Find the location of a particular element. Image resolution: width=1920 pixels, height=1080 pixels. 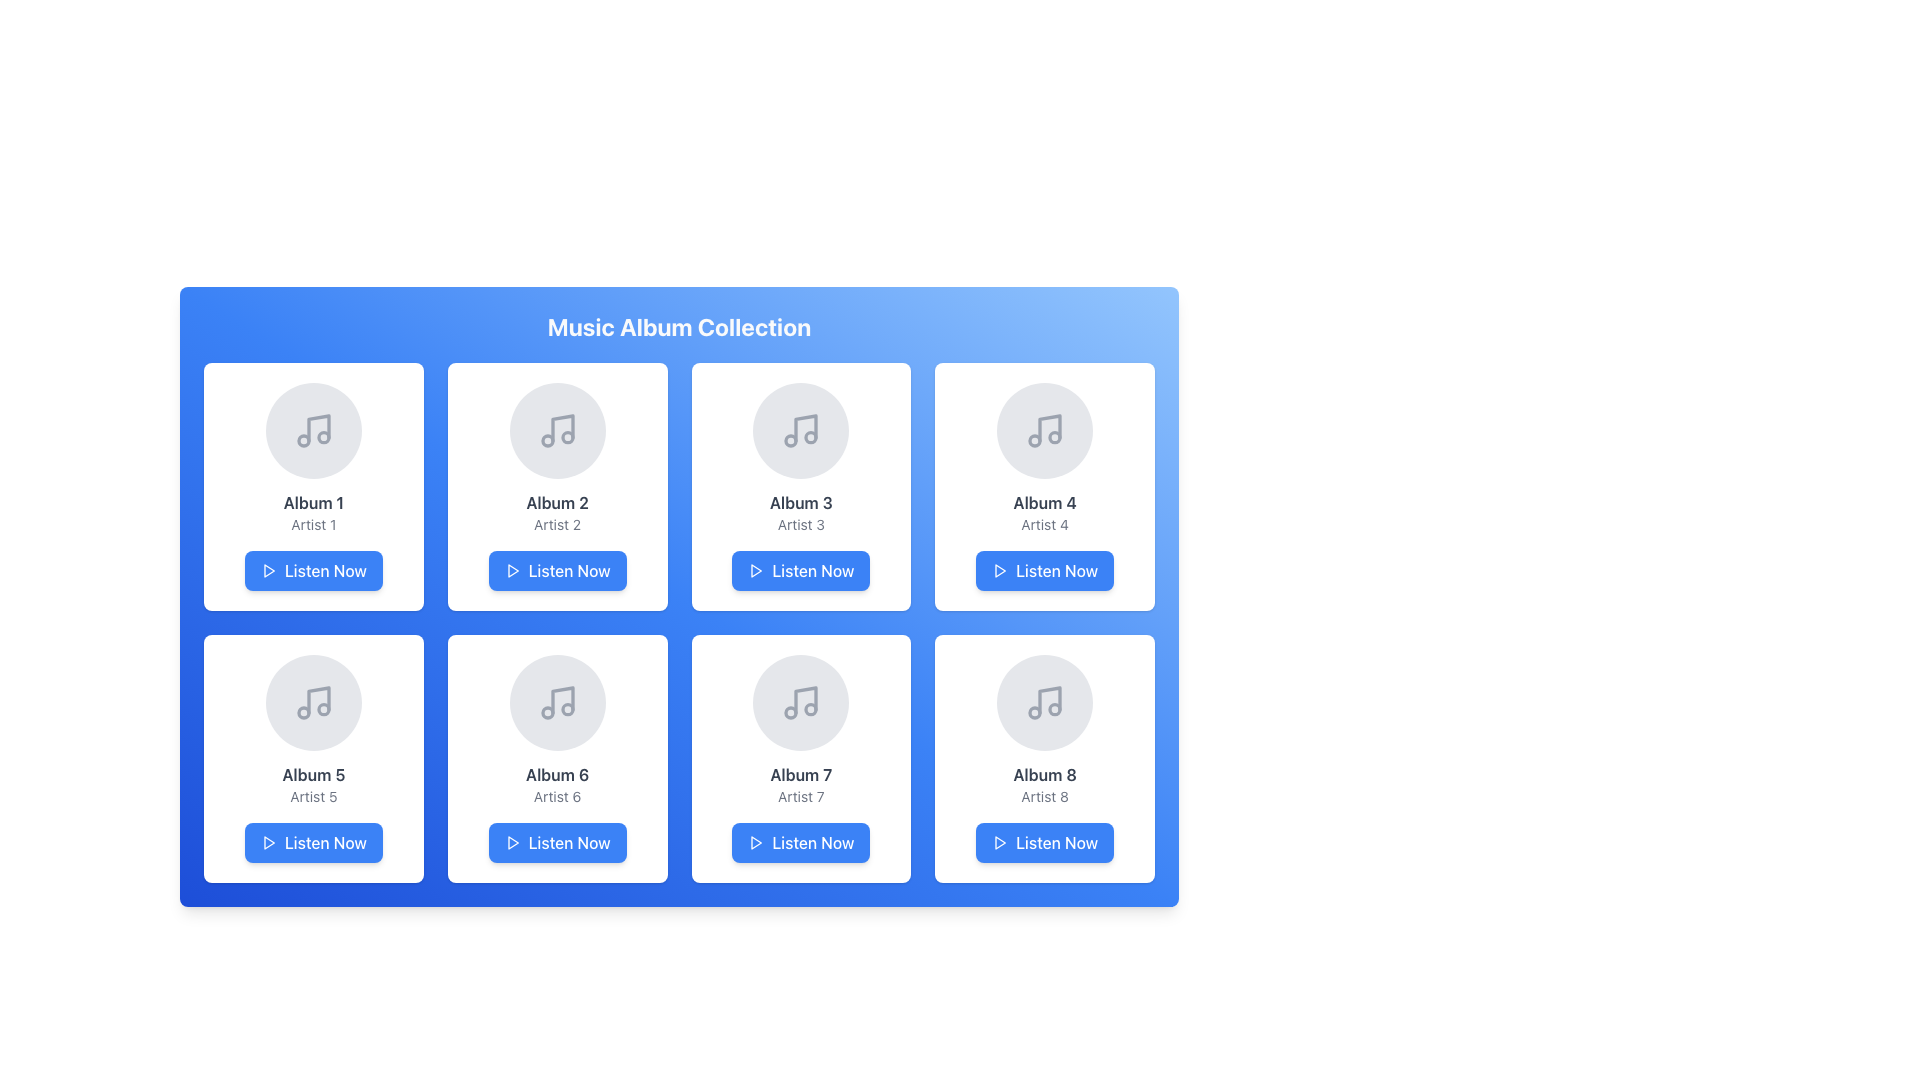

the triangular-shaped icon within the 'Listen Now' button located below the fourth album ('Album 4') by 'Artist 4' in the grid layout to play the track is located at coordinates (999, 570).